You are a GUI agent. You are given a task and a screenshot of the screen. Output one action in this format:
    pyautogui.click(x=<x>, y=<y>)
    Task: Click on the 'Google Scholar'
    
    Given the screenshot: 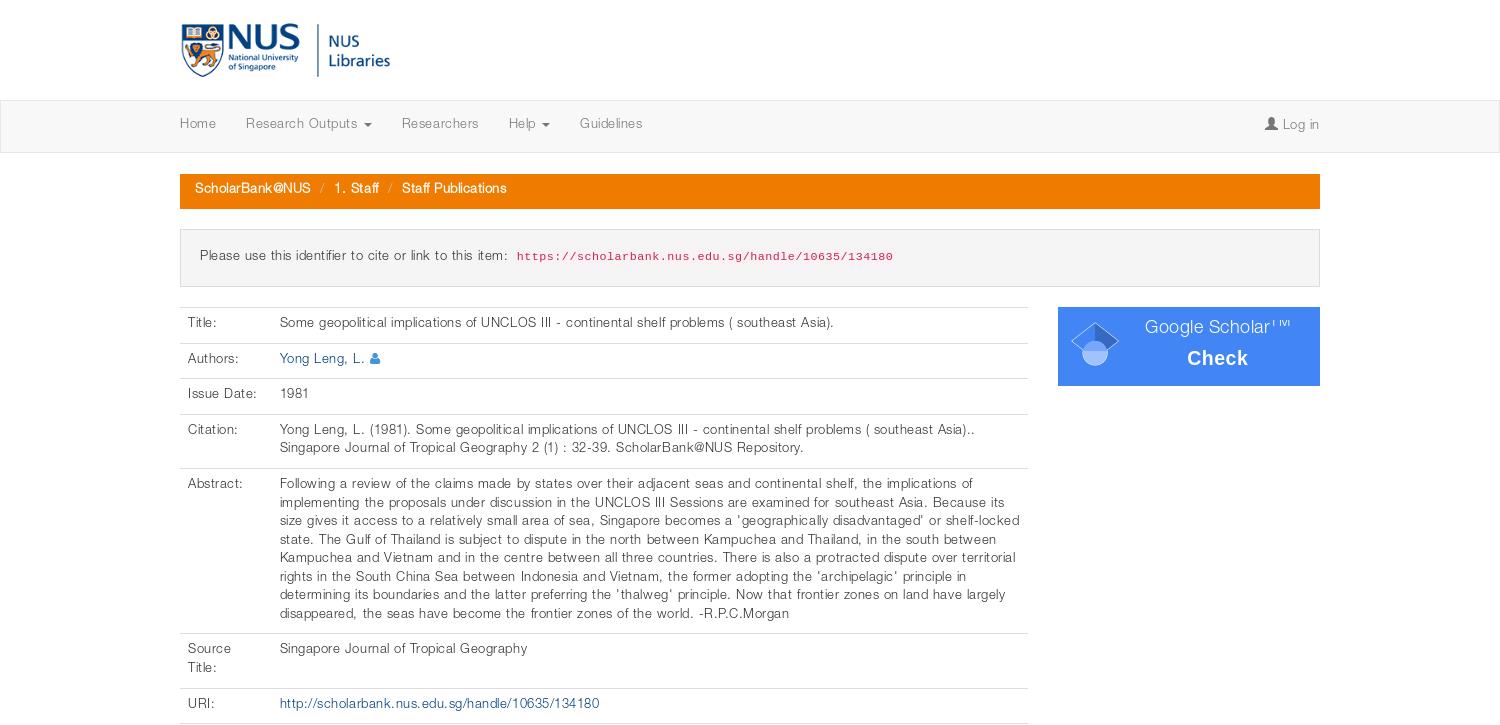 What is the action you would take?
    pyautogui.click(x=1206, y=329)
    